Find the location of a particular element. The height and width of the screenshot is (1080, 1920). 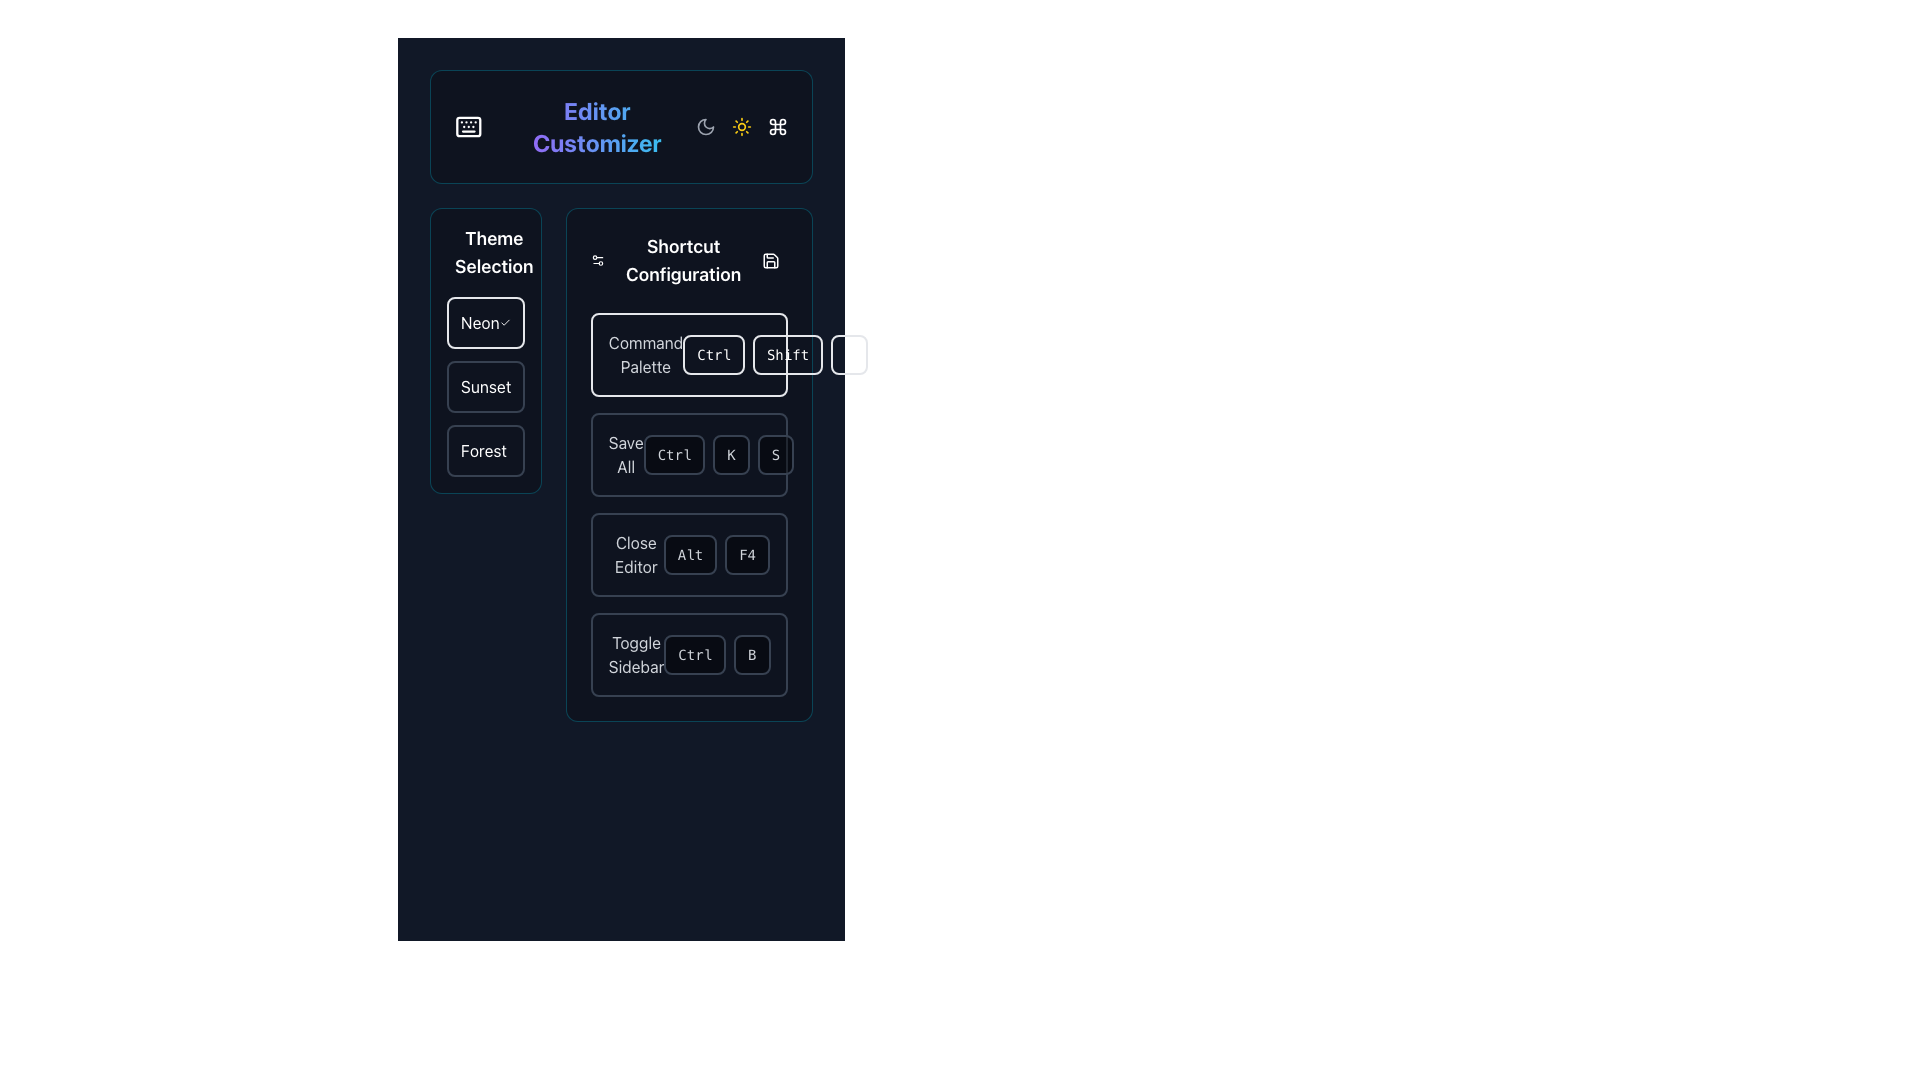

the first key in the keyboard shortcut sequence for the 'Save All' command, located in the shortcut configuration panel, which is positioned centrally in the application's interface is located at coordinates (689, 455).